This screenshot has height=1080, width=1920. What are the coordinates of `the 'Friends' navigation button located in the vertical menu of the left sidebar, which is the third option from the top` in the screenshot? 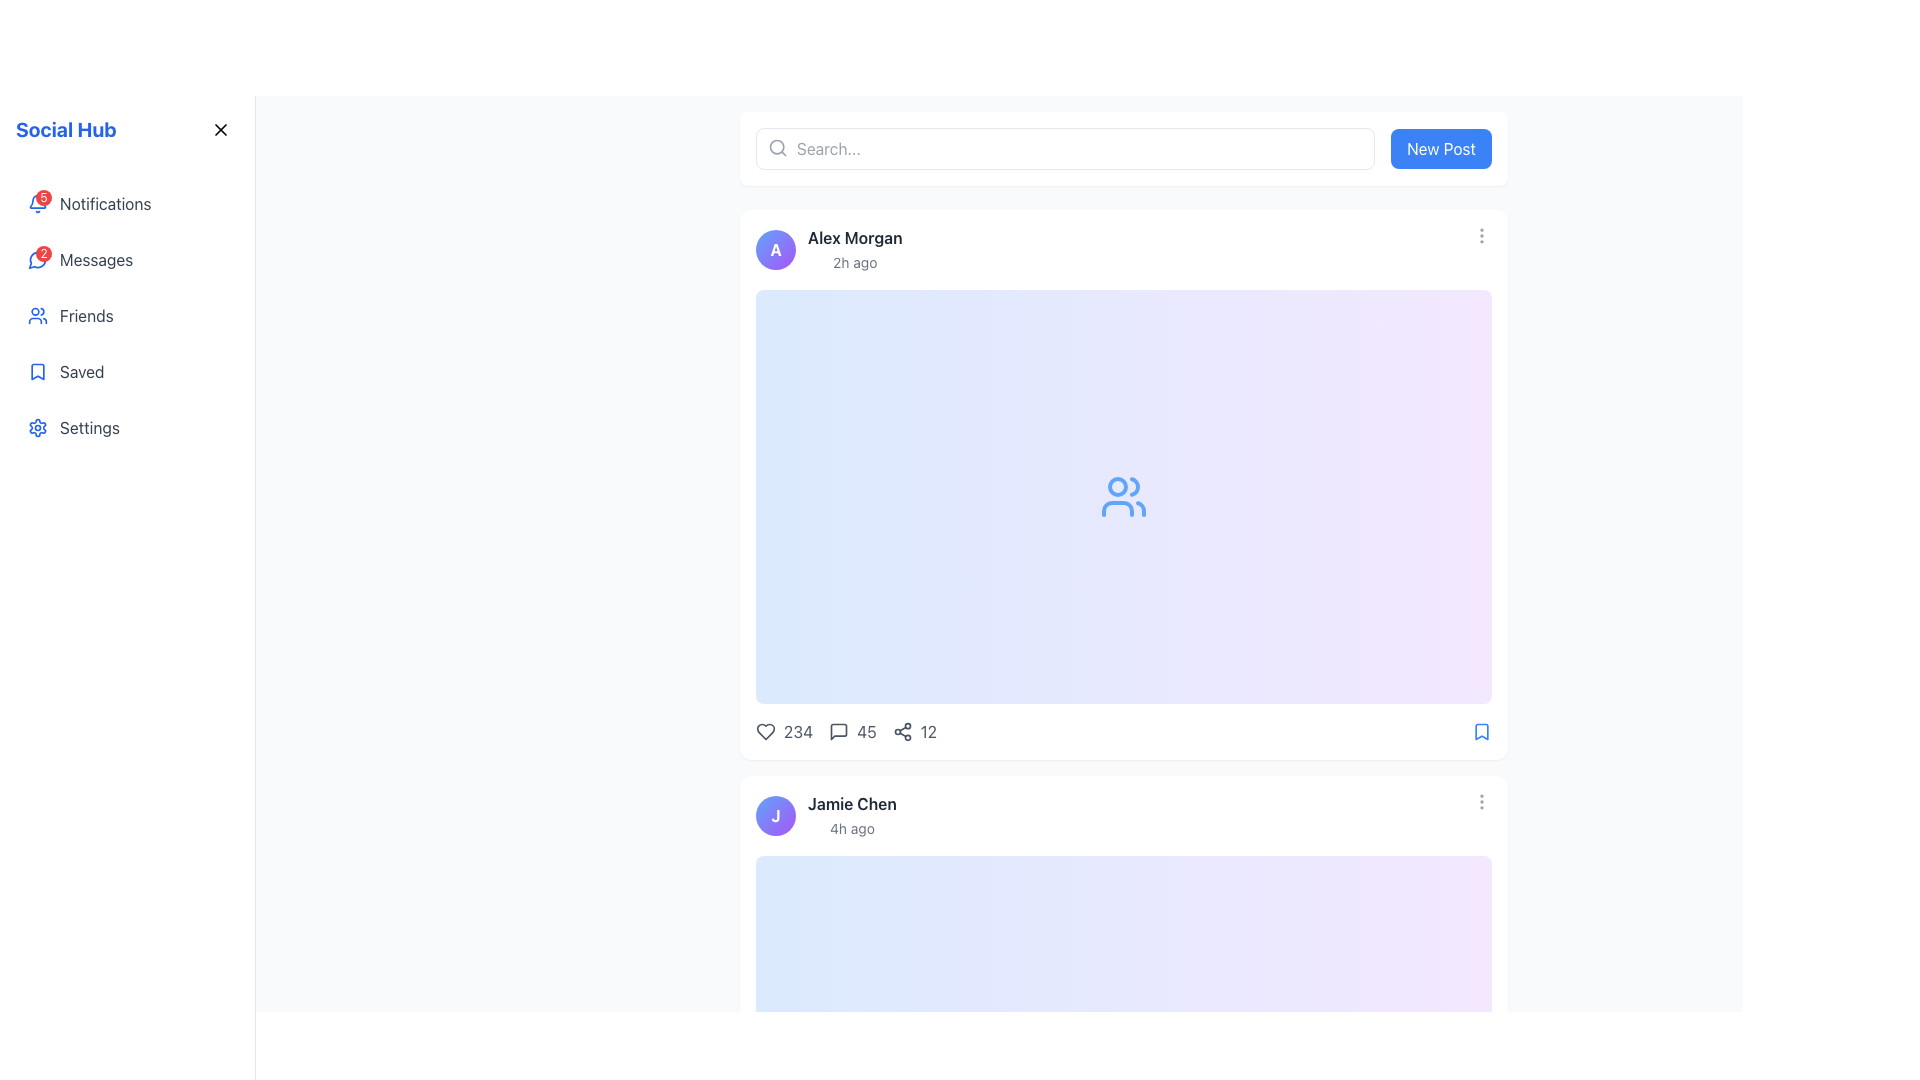 It's located at (126, 315).